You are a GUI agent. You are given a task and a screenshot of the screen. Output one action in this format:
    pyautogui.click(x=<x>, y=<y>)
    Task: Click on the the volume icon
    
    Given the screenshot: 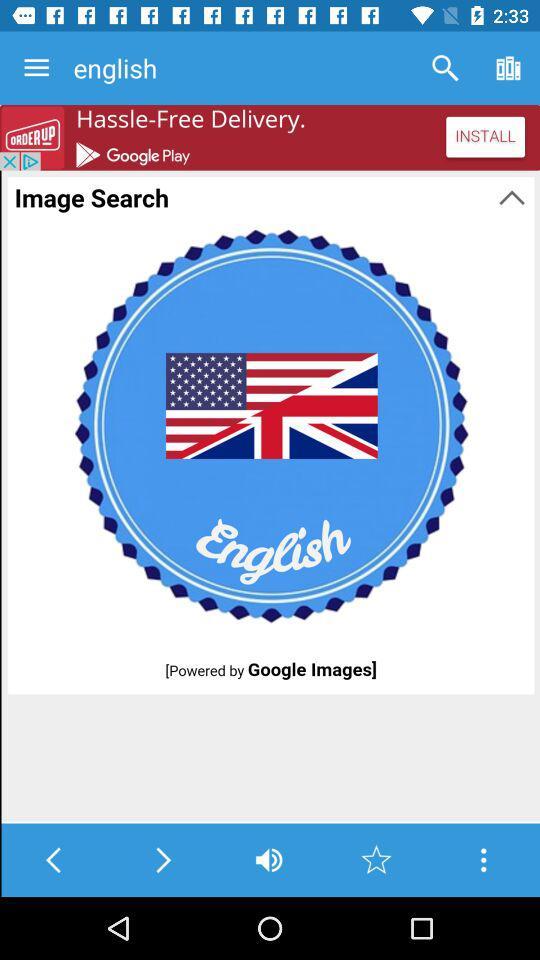 What is the action you would take?
    pyautogui.click(x=269, y=859)
    